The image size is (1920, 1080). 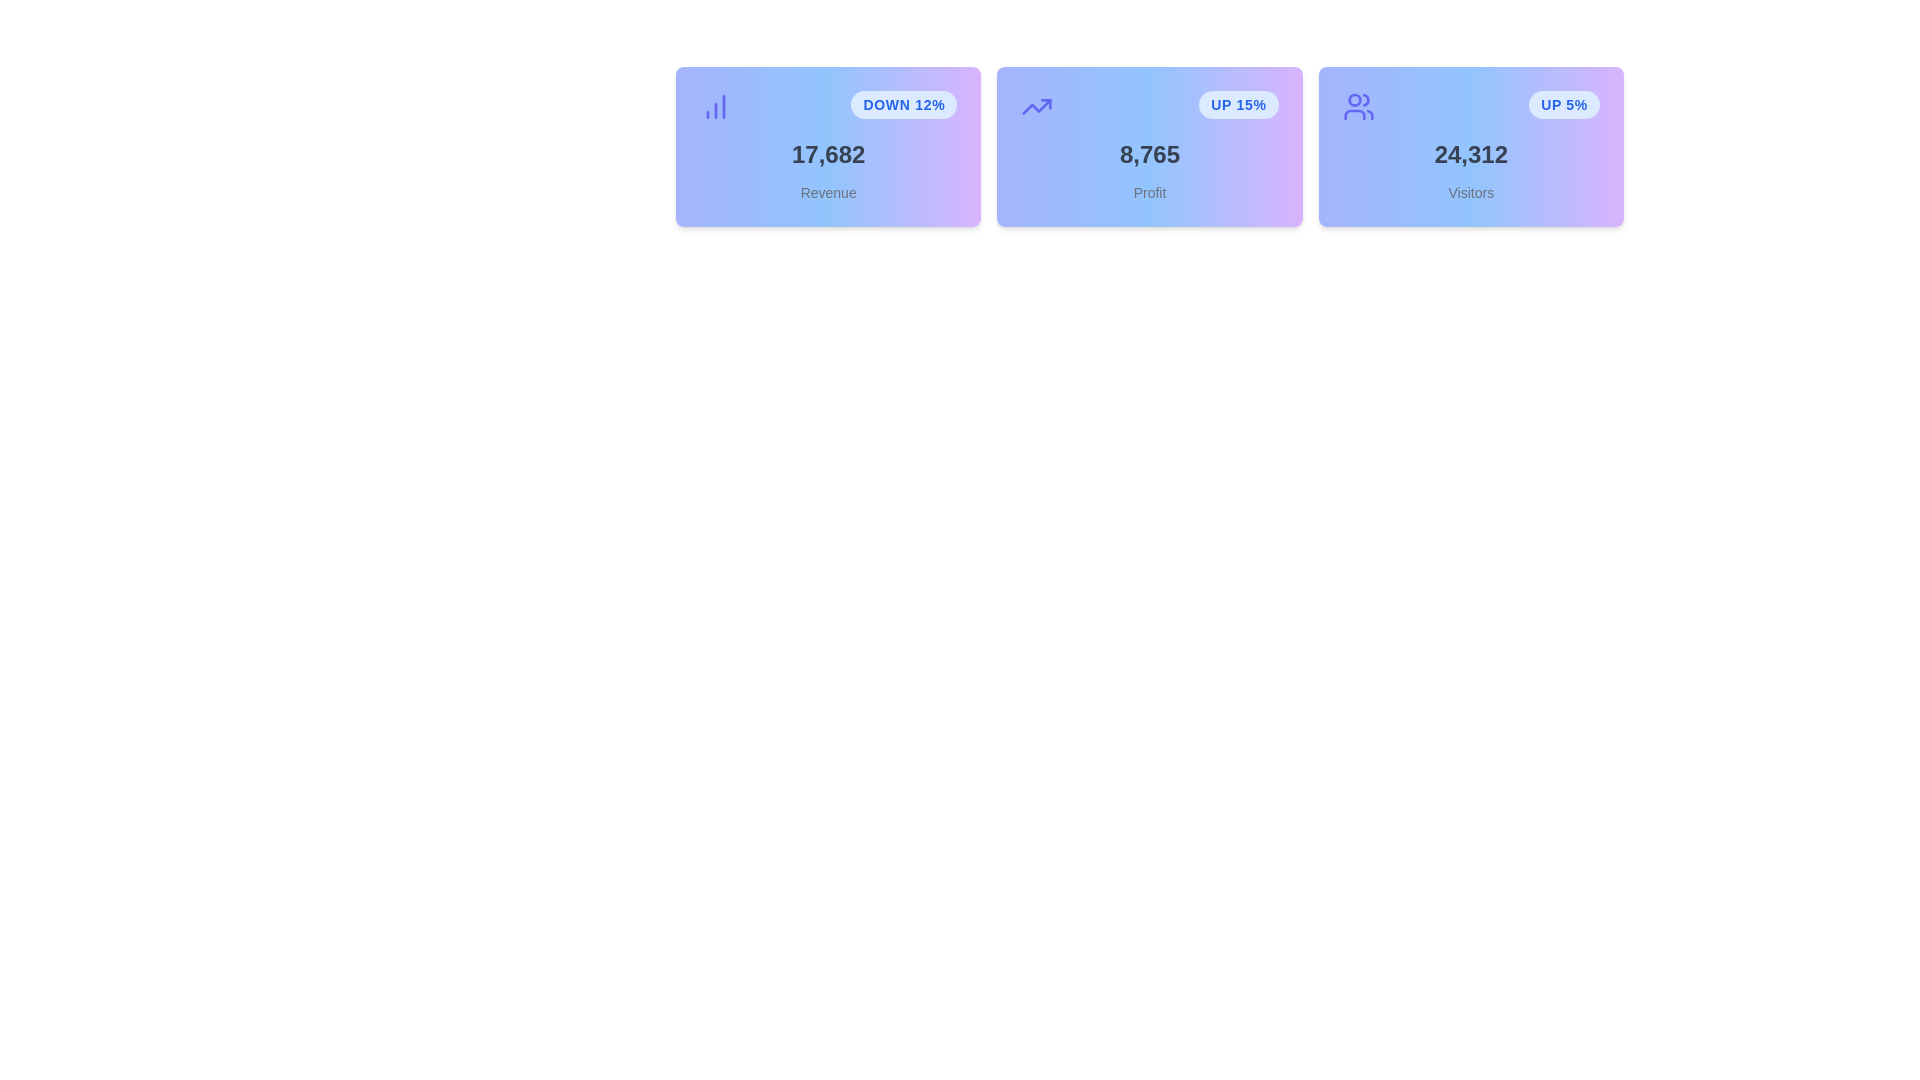 What do you see at coordinates (1363, 100) in the screenshot?
I see `the top-right icon of the user group representation, which visualizes user count or demographic` at bounding box center [1363, 100].